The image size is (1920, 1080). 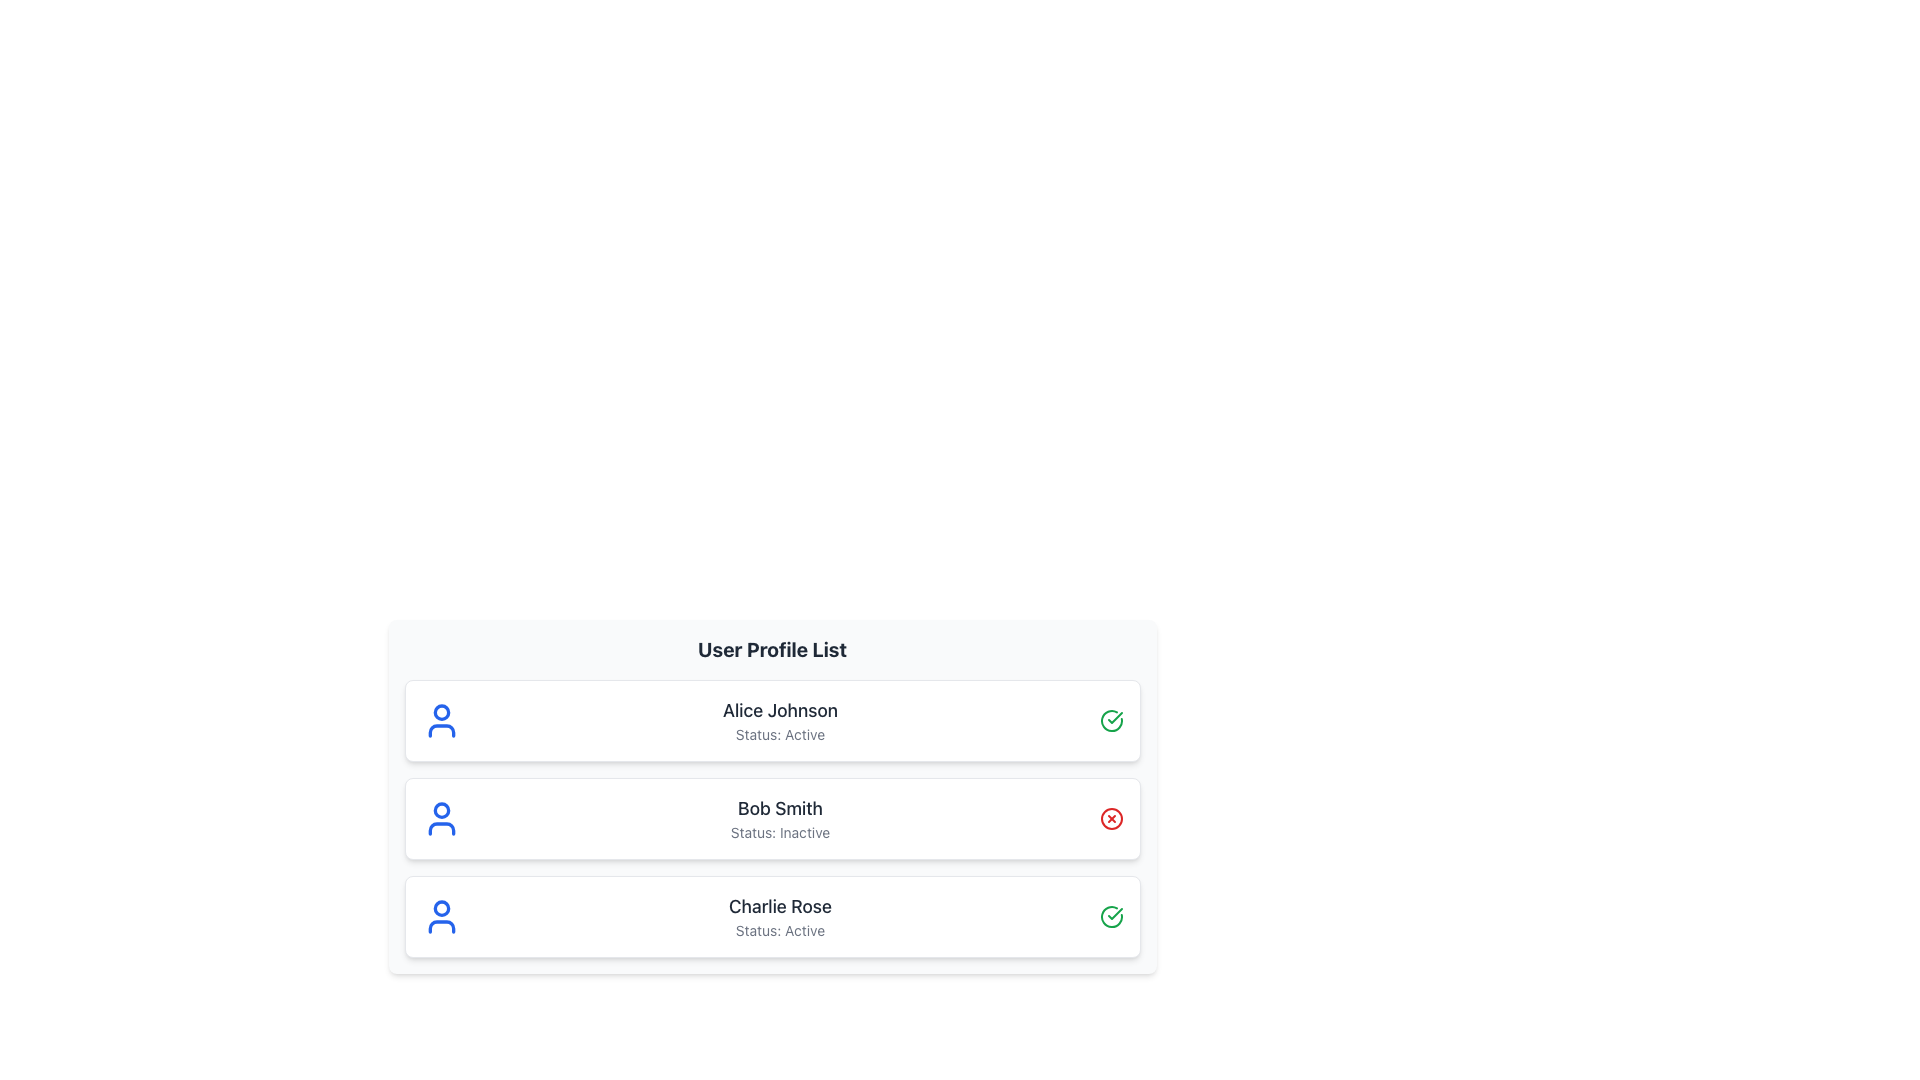 What do you see at coordinates (1110, 721) in the screenshot?
I see `the active status indicator icon for the 'Alice Johnson' user profile located at the top-right corner of the profile card` at bounding box center [1110, 721].